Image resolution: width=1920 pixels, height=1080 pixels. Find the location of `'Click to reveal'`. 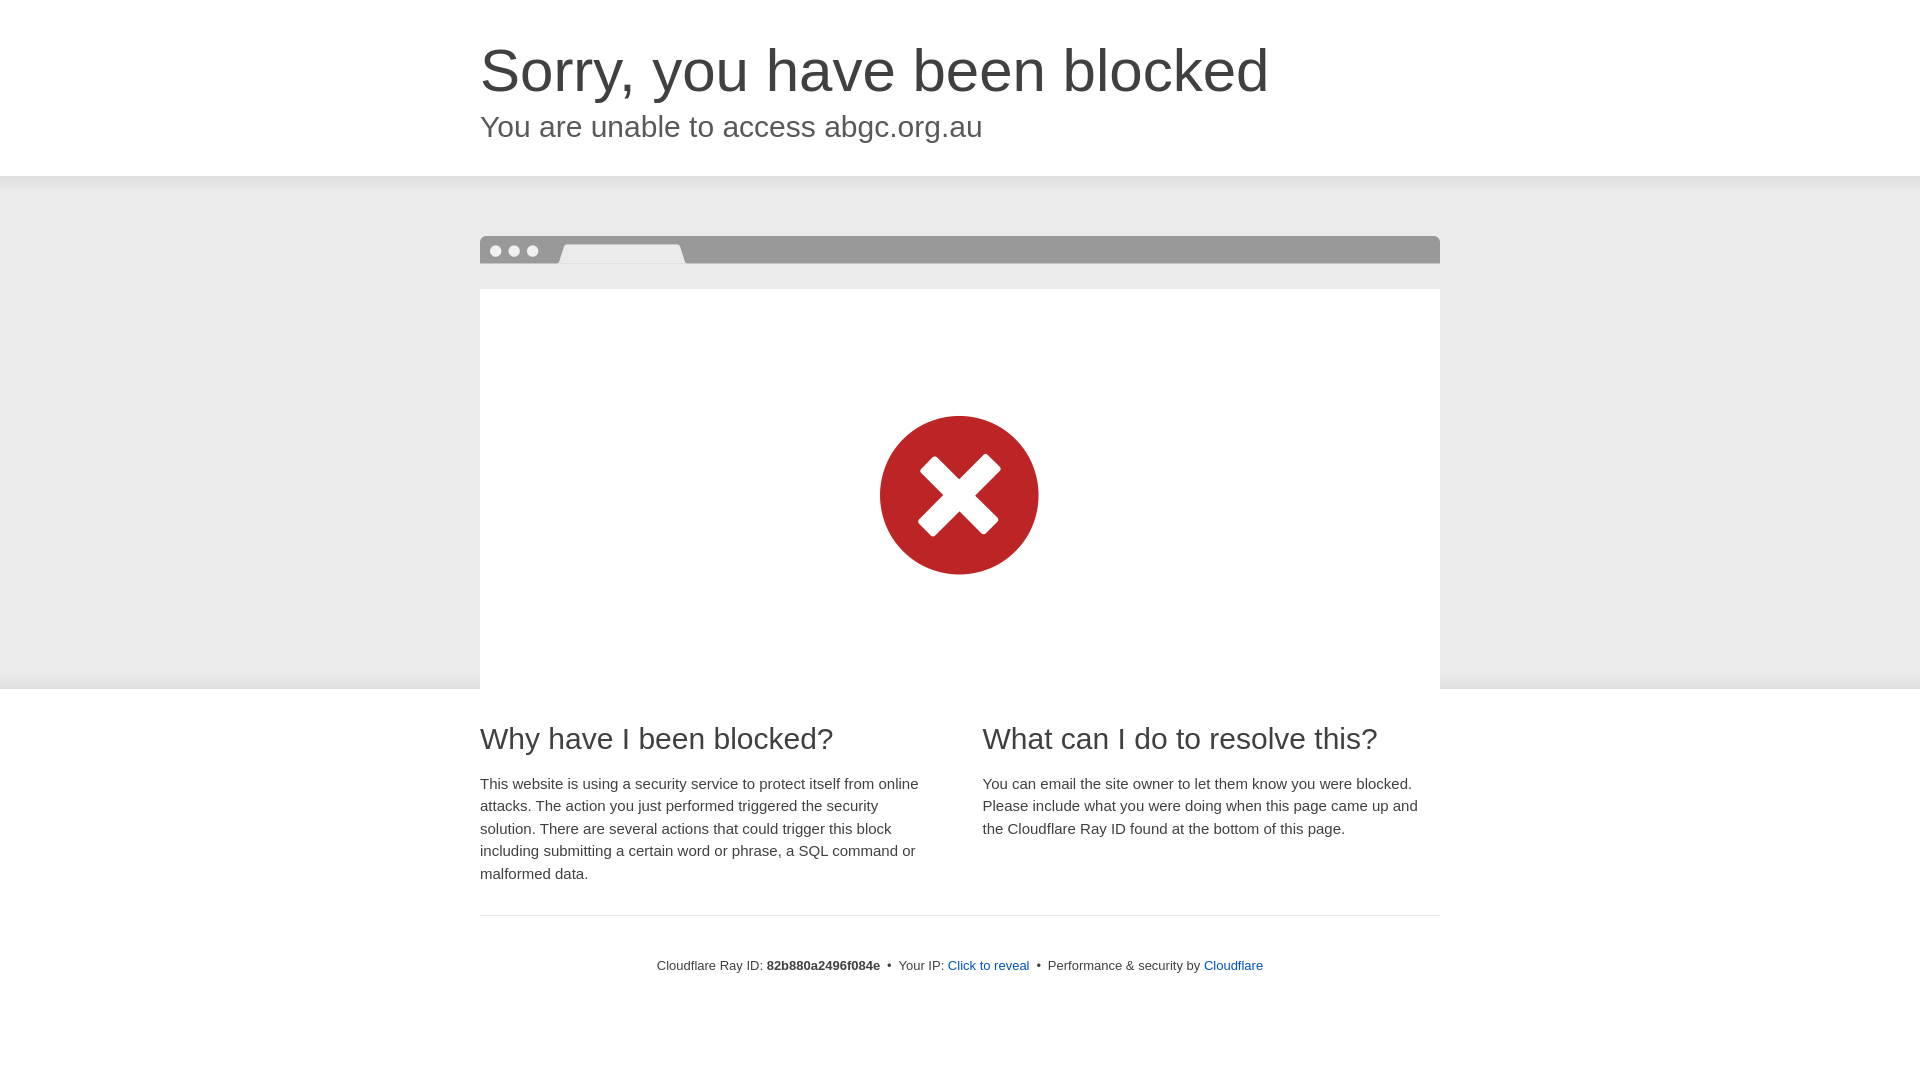

'Click to reveal' is located at coordinates (988, 964).